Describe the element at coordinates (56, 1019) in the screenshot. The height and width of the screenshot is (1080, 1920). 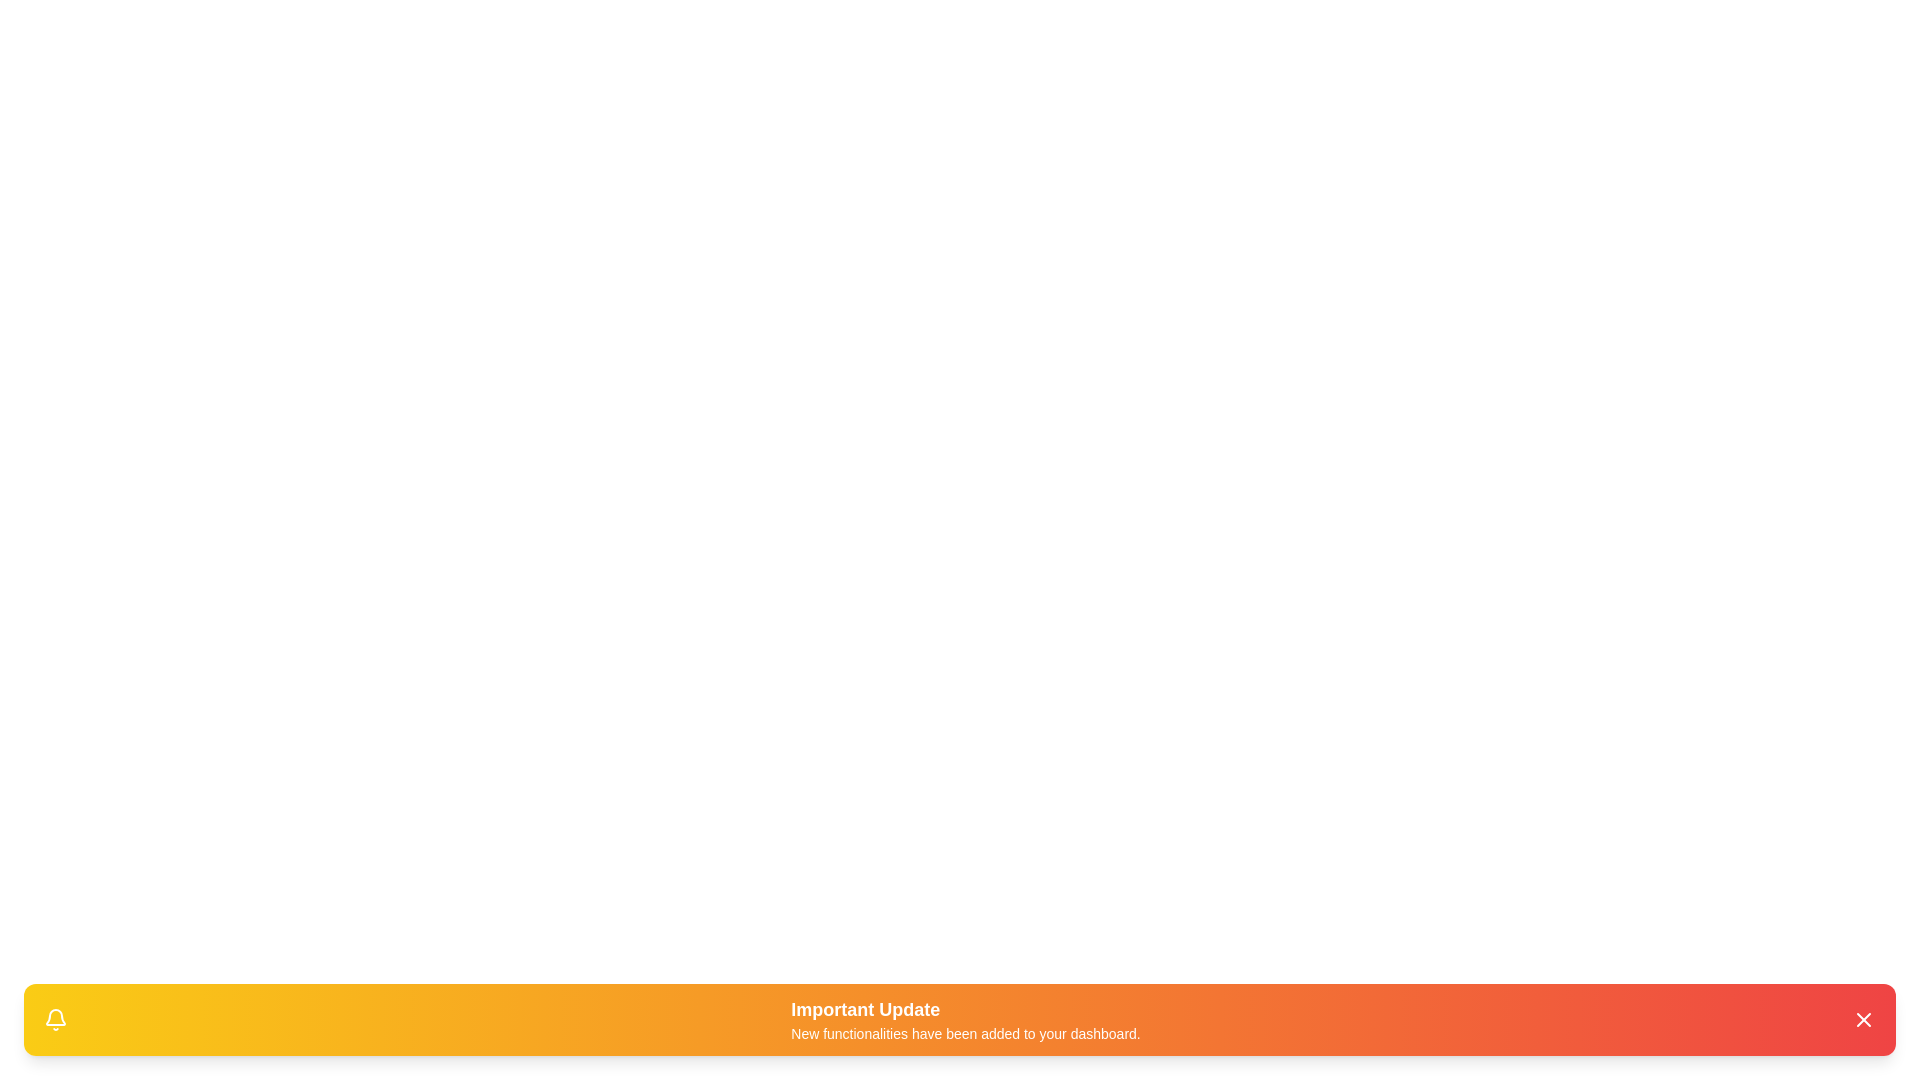
I see `the notification icon located at the bottom left of the alert notification bar` at that location.